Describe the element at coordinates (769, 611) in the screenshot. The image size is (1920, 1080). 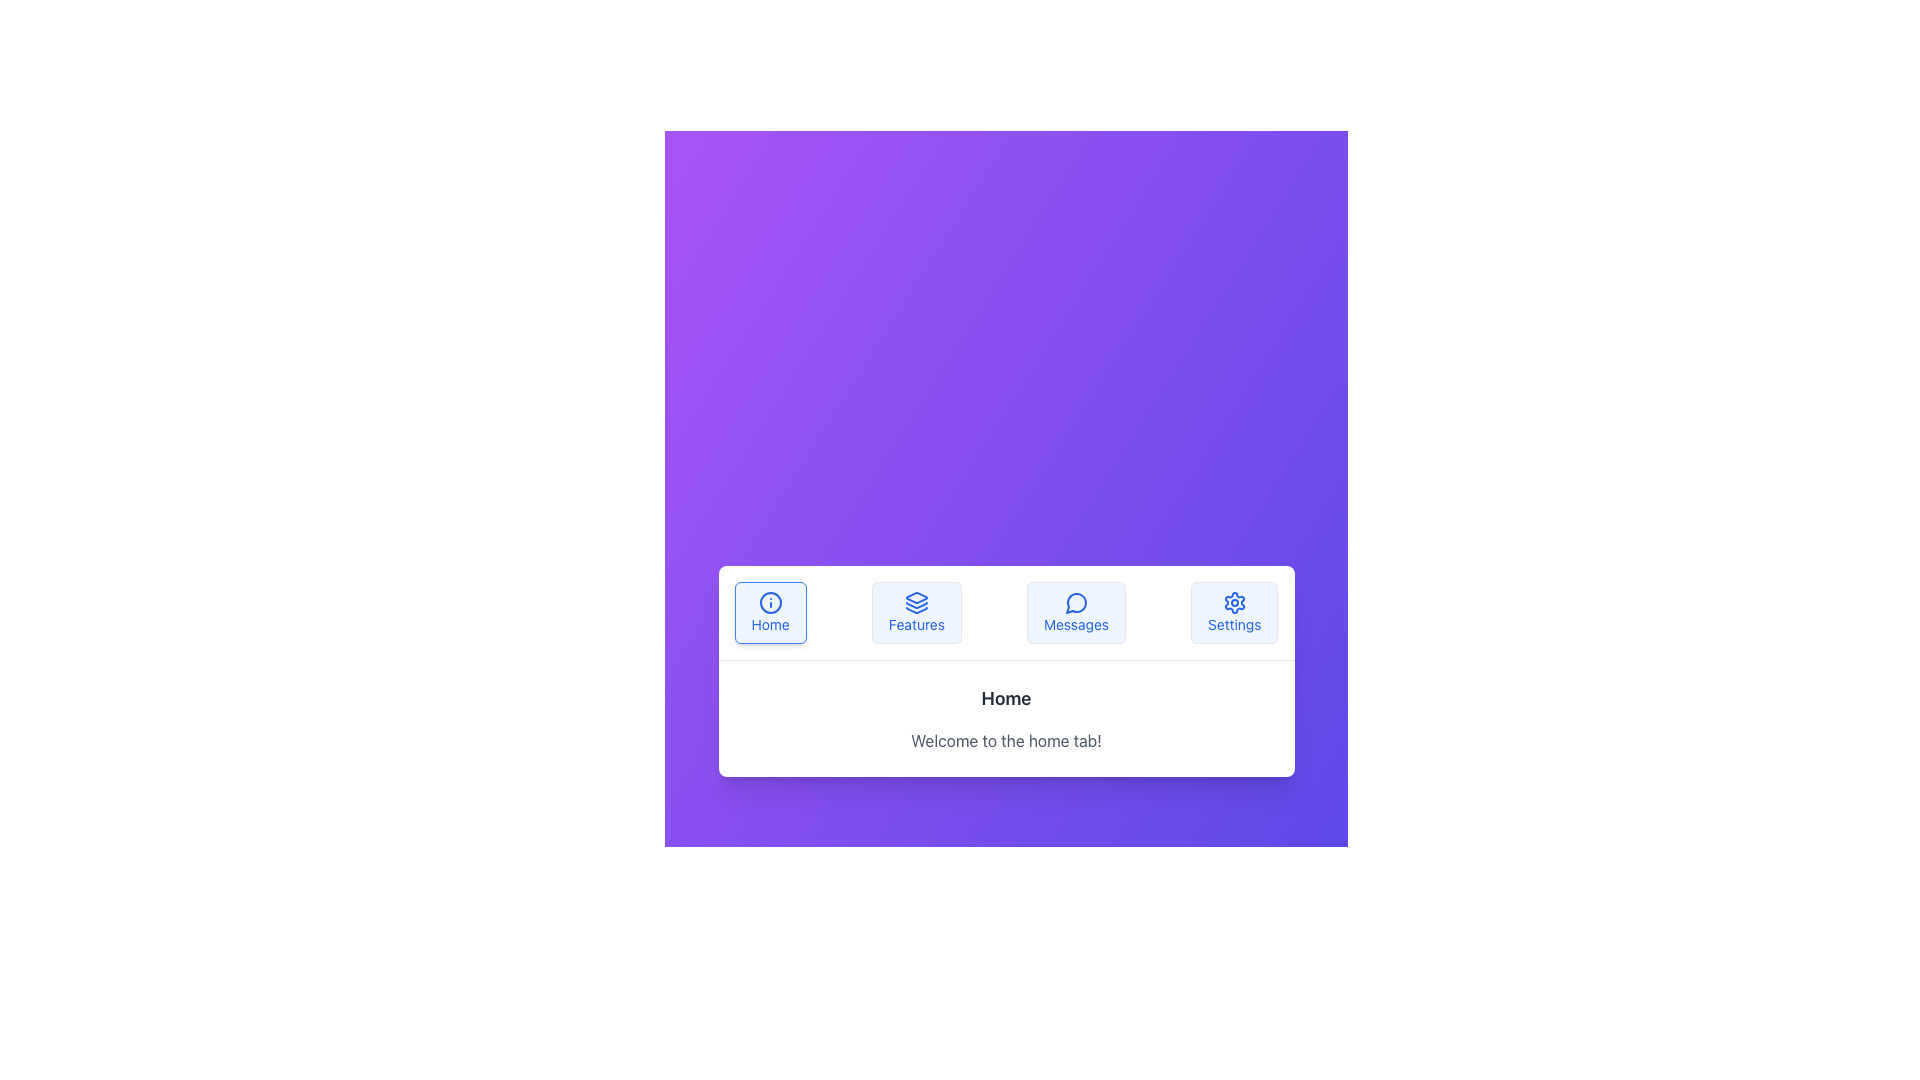
I see `the 'Home' button in the navigation bar` at that location.